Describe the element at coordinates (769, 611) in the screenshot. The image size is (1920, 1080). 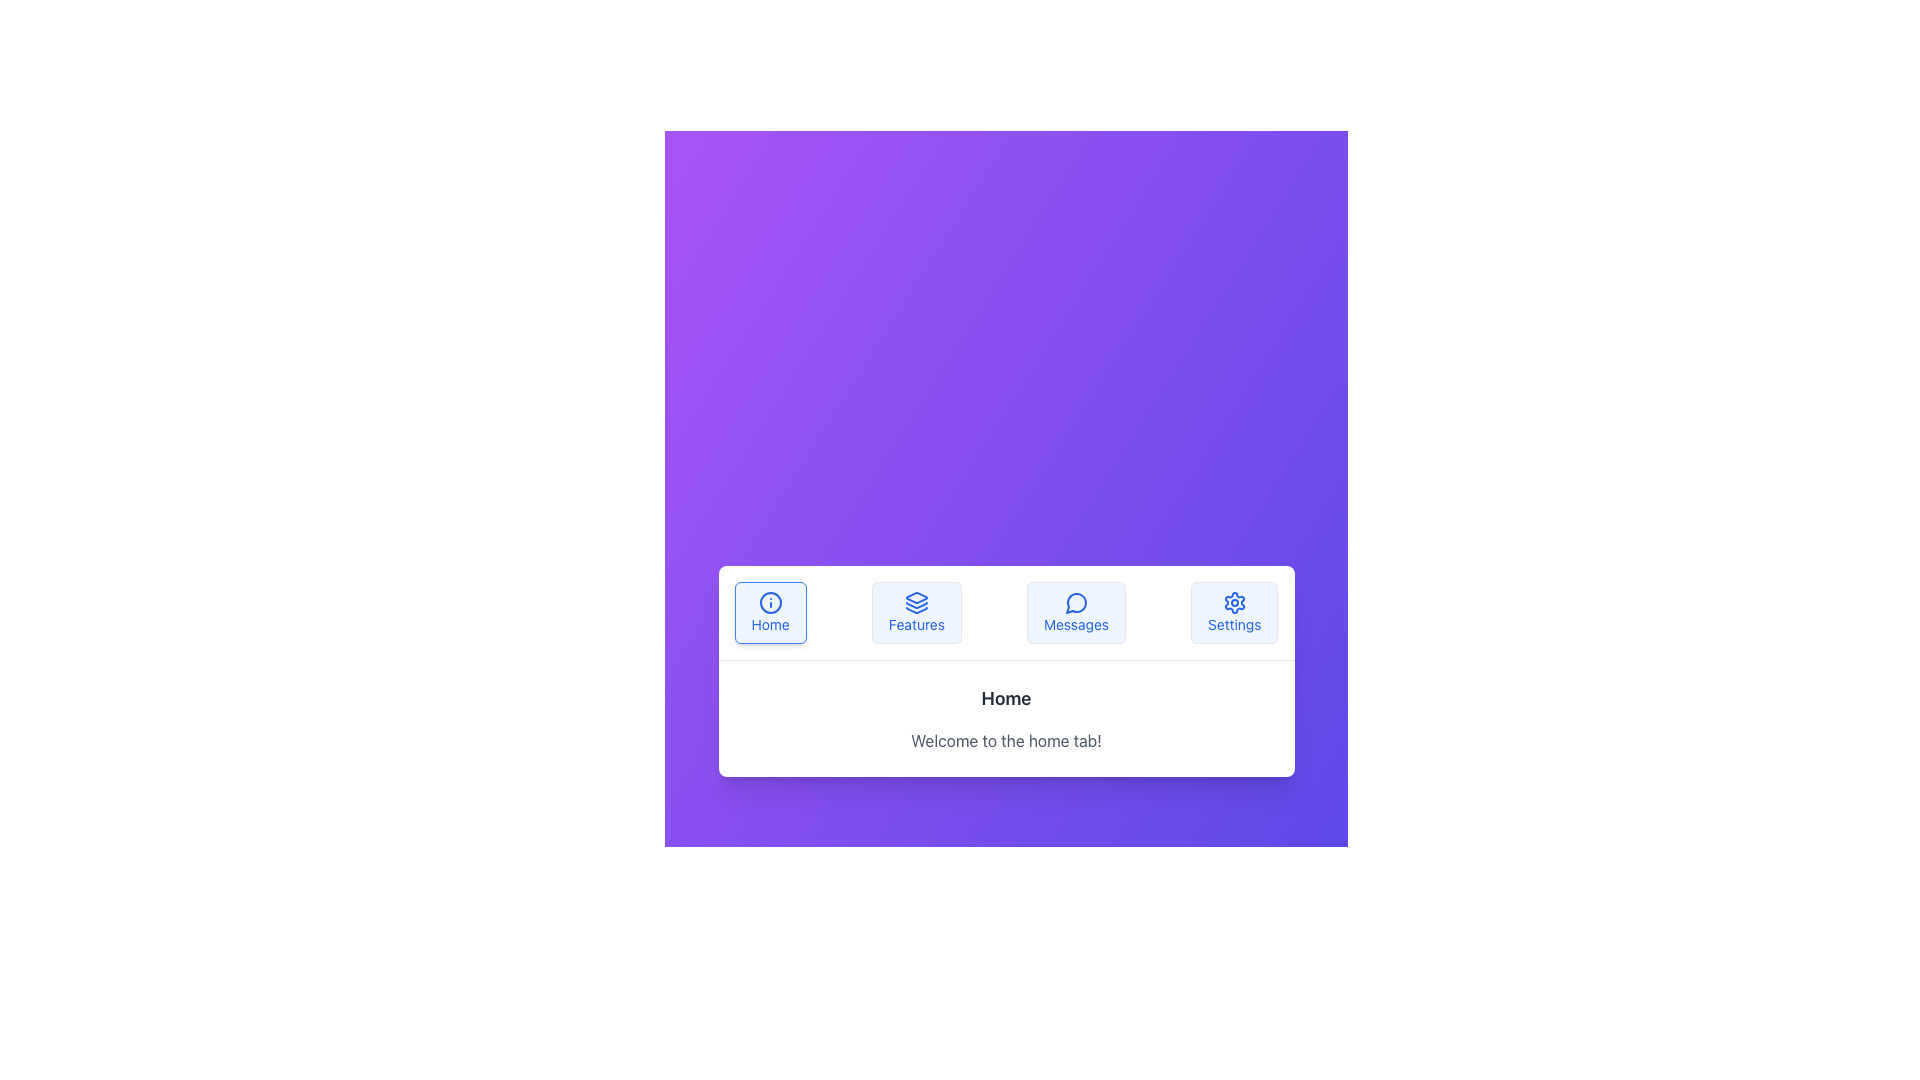
I see `the 'Home' button in the navigation bar` at that location.